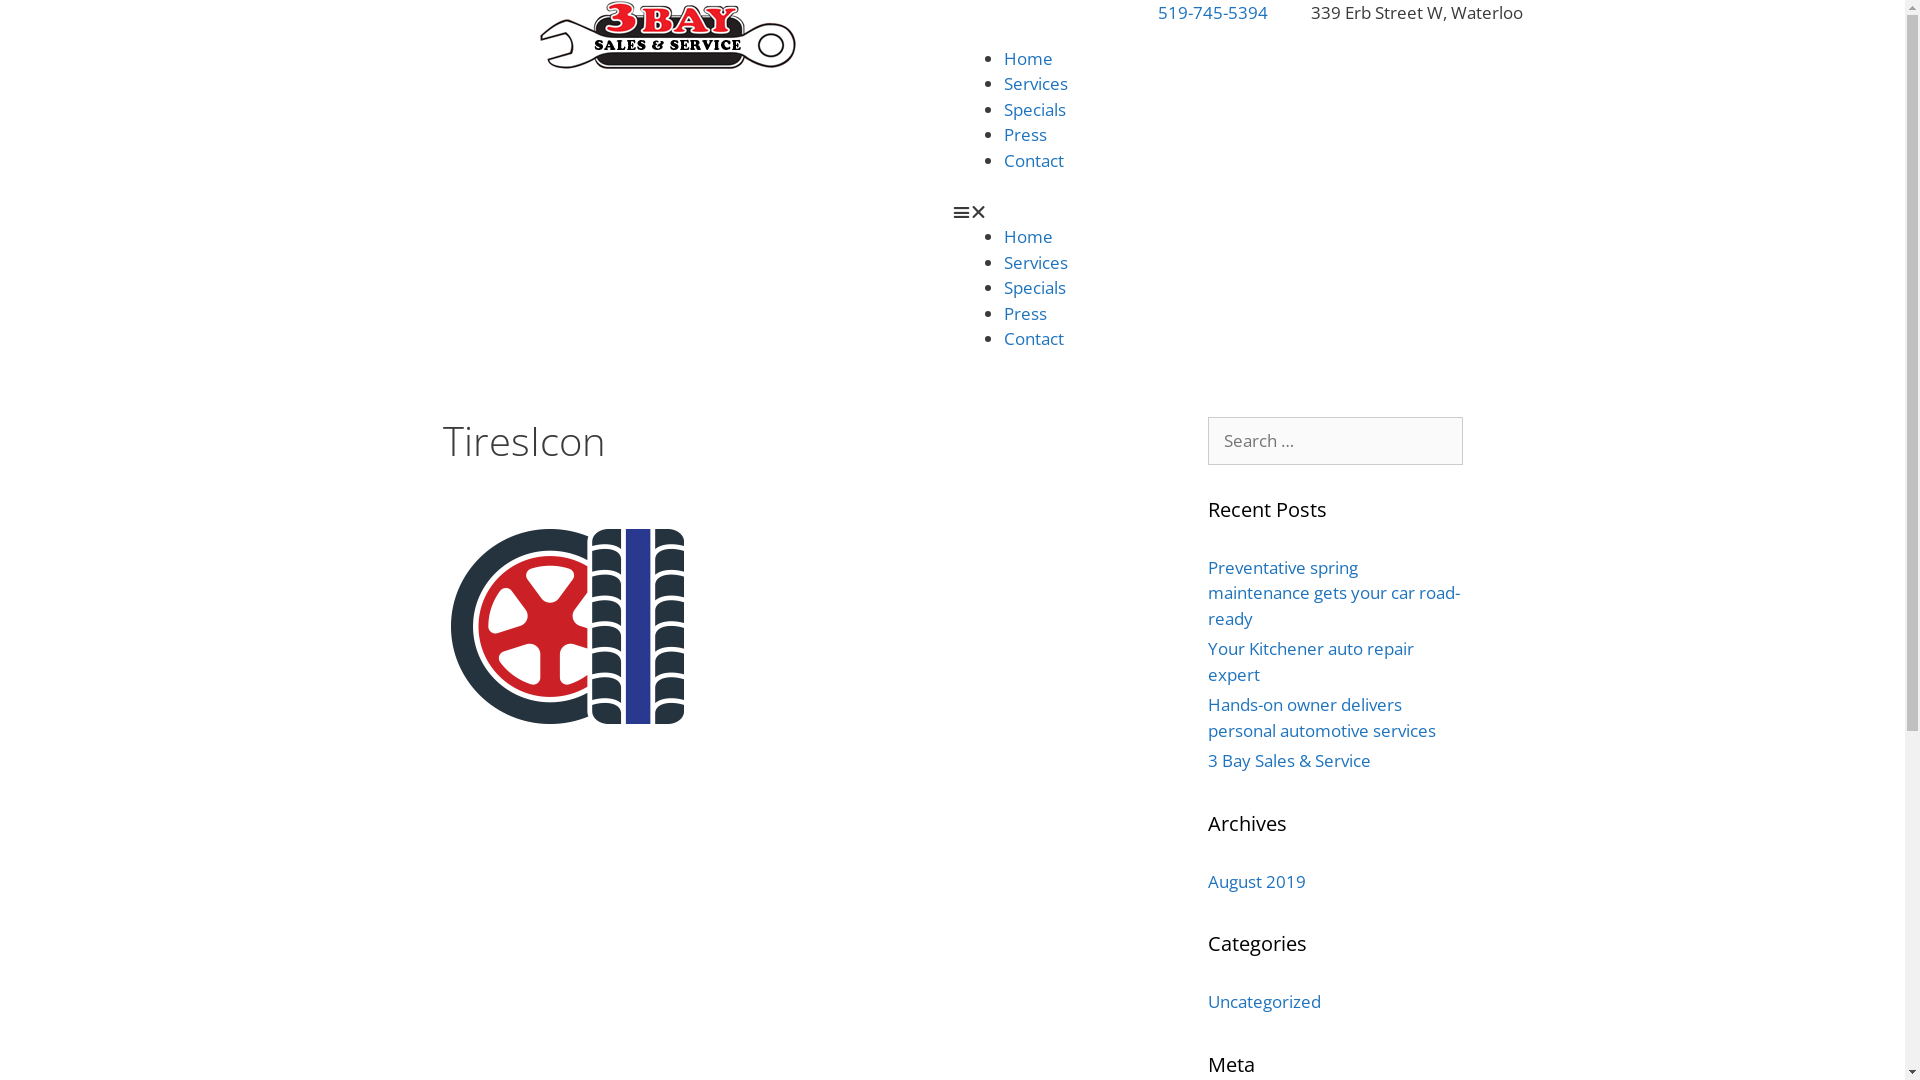 The image size is (1920, 1080). What do you see at coordinates (1035, 287) in the screenshot?
I see `'Specials'` at bounding box center [1035, 287].